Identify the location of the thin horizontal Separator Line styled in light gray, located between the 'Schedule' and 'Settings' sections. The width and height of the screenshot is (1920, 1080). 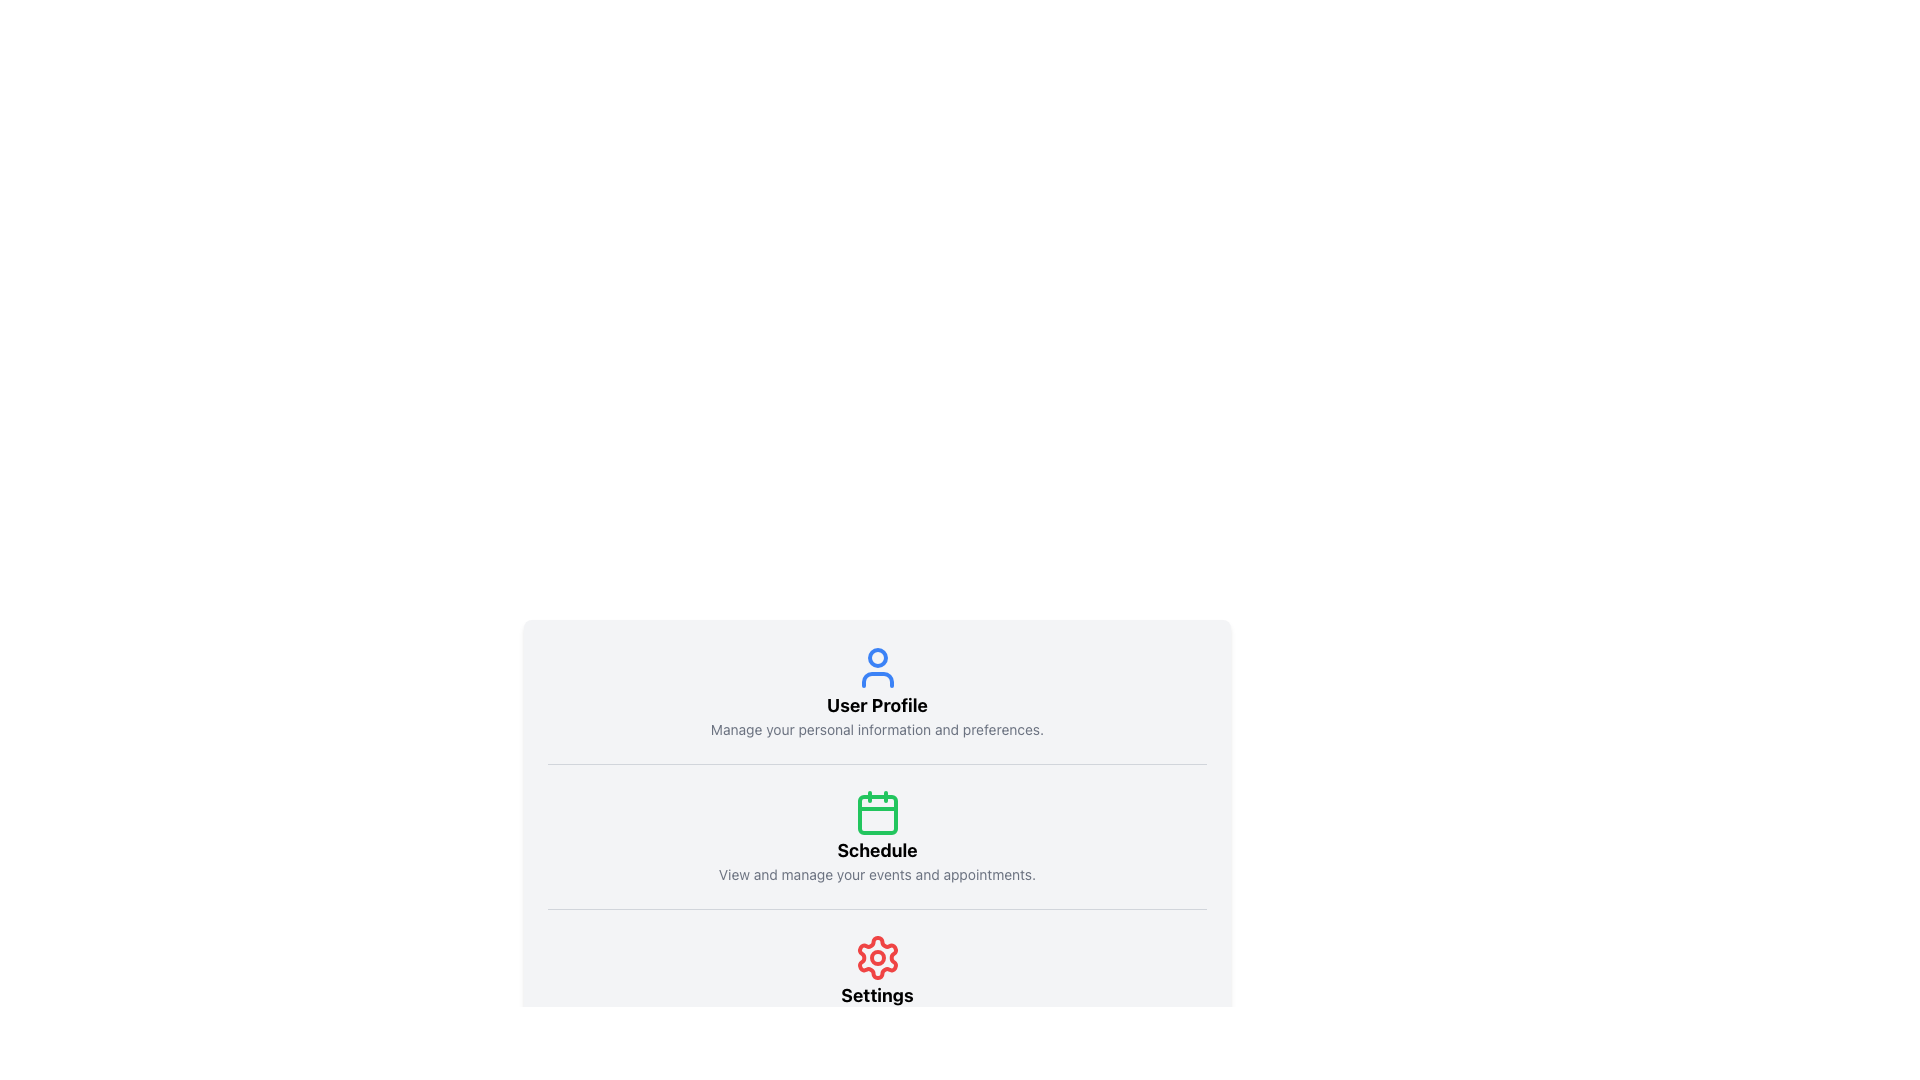
(877, 909).